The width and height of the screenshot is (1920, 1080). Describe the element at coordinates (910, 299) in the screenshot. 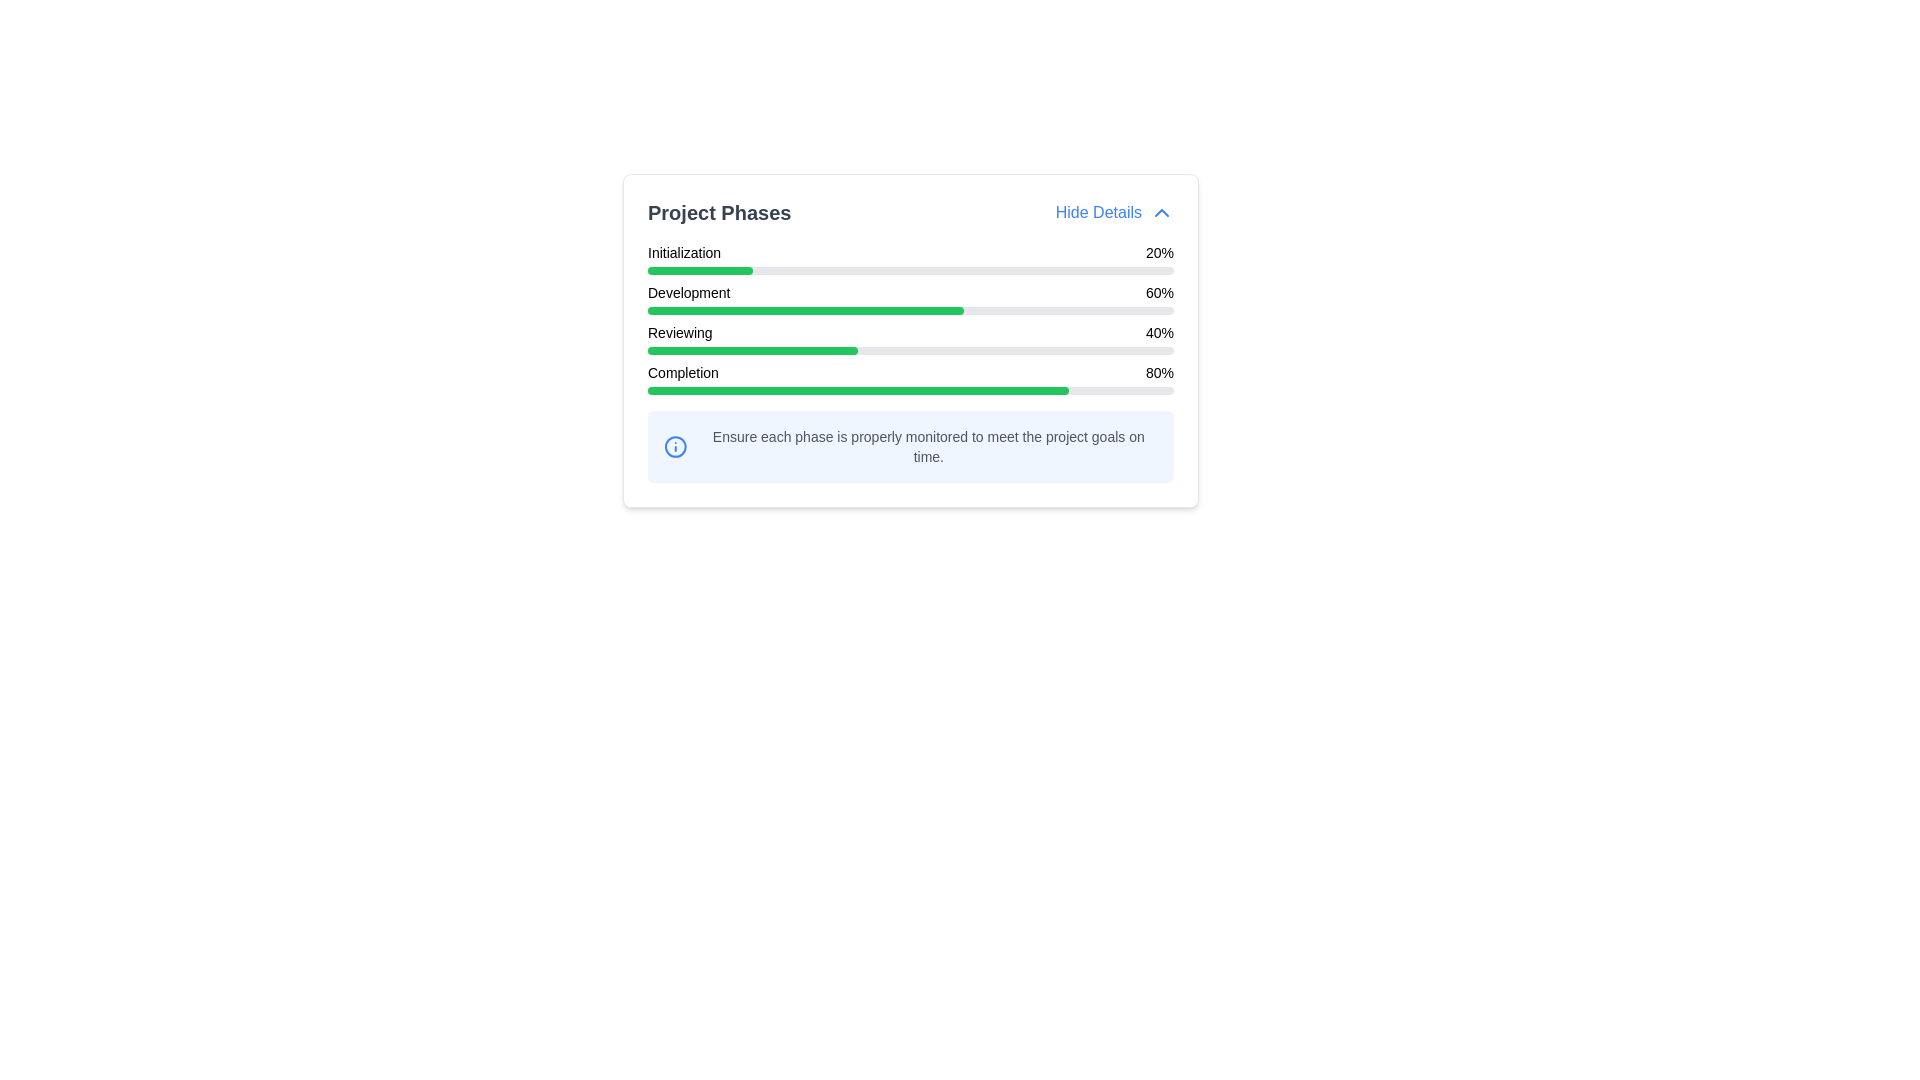

I see `the second progress bar in the 'Project Phases' panel, which indicates 60% completion of the 'Development' phase` at that location.